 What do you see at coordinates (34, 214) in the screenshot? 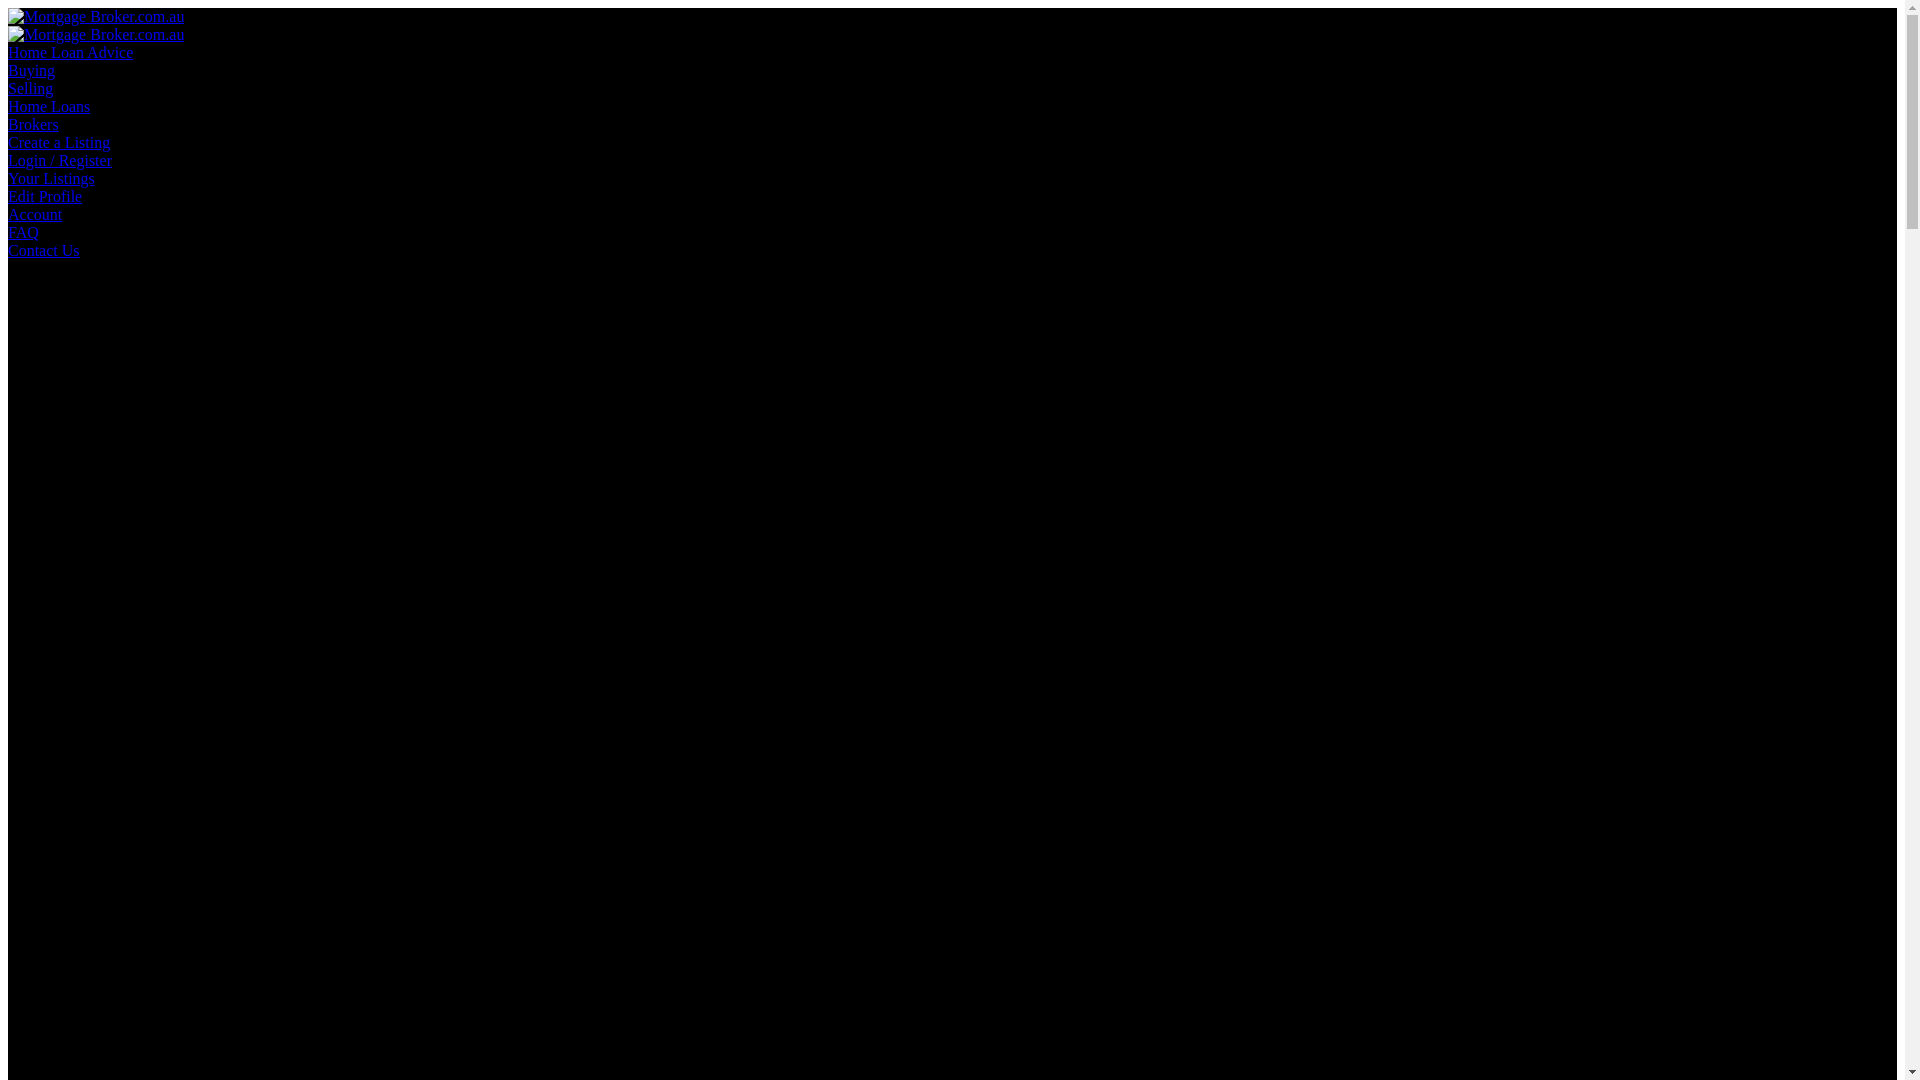
I see `'Account'` at bounding box center [34, 214].